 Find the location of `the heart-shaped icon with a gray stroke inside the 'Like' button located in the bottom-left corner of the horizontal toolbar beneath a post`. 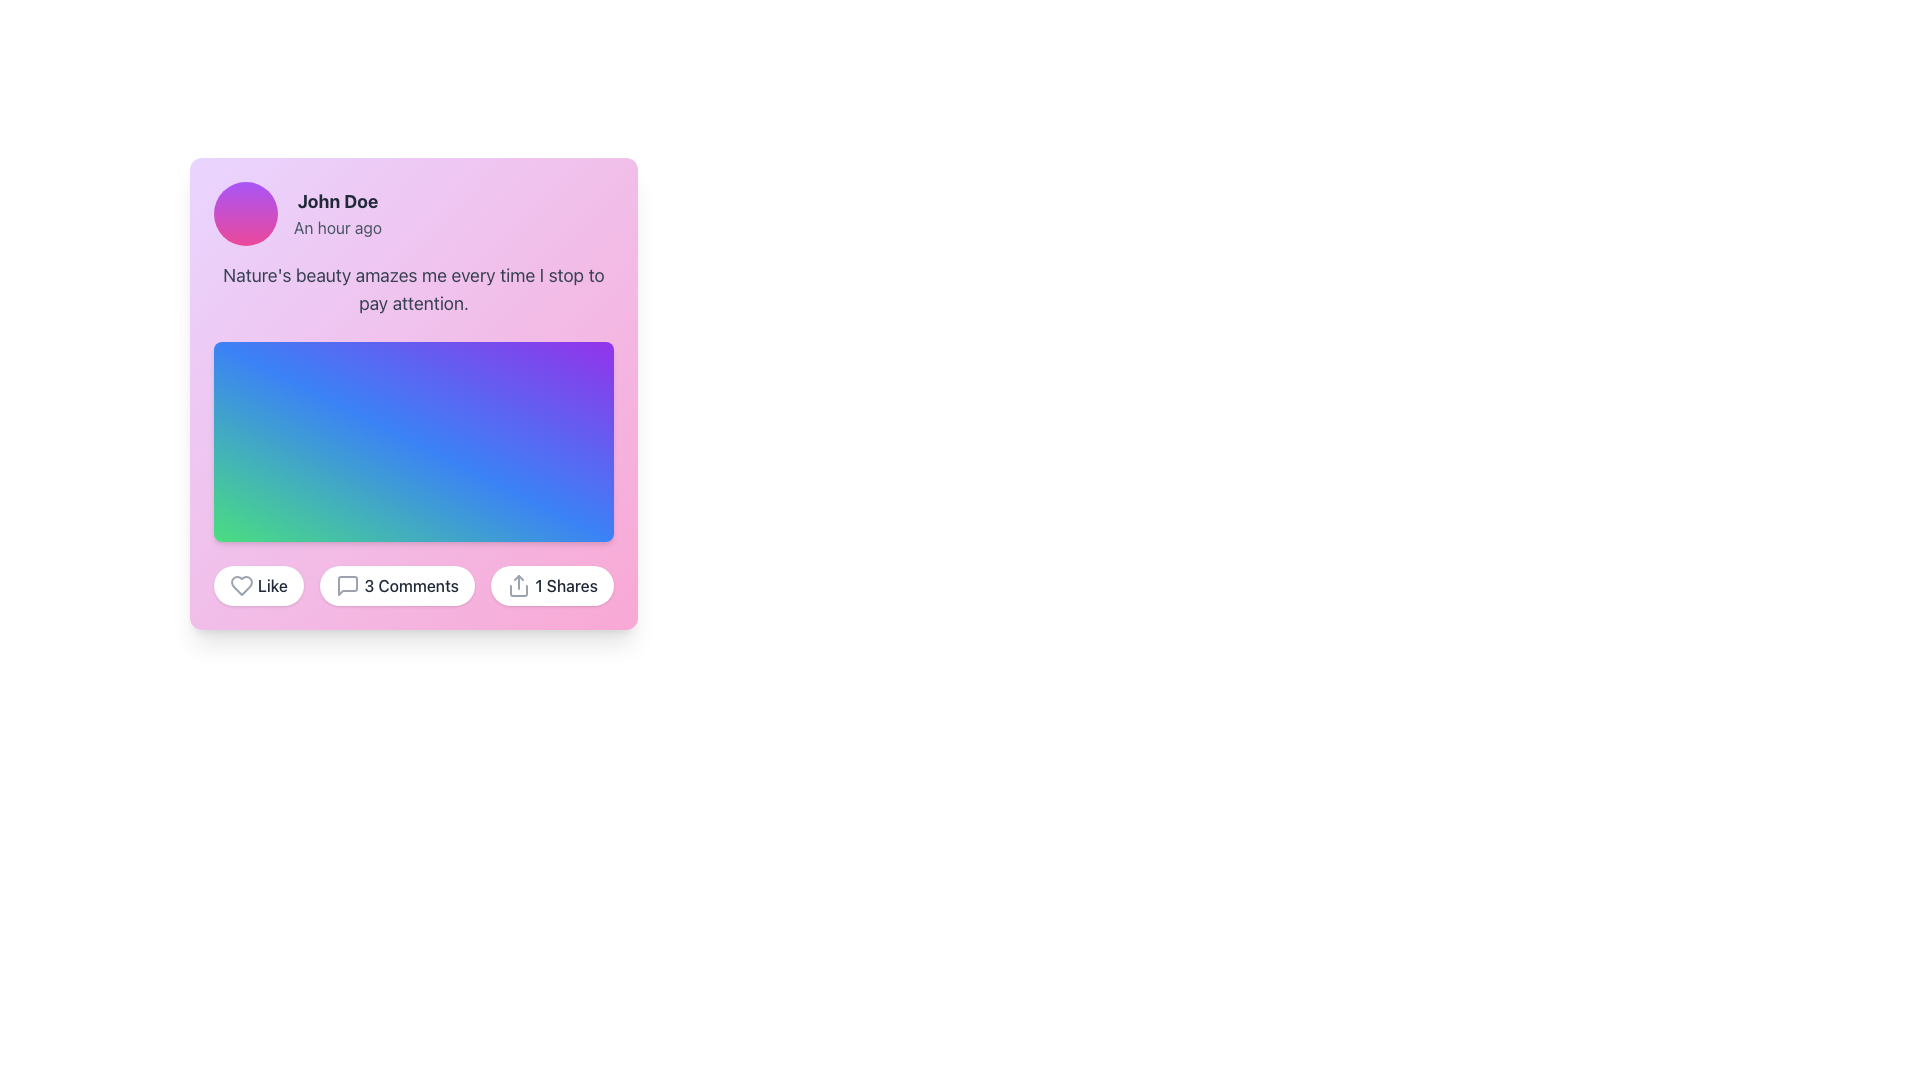

the heart-shaped icon with a gray stroke inside the 'Like' button located in the bottom-left corner of the horizontal toolbar beneath a post is located at coordinates (240, 585).